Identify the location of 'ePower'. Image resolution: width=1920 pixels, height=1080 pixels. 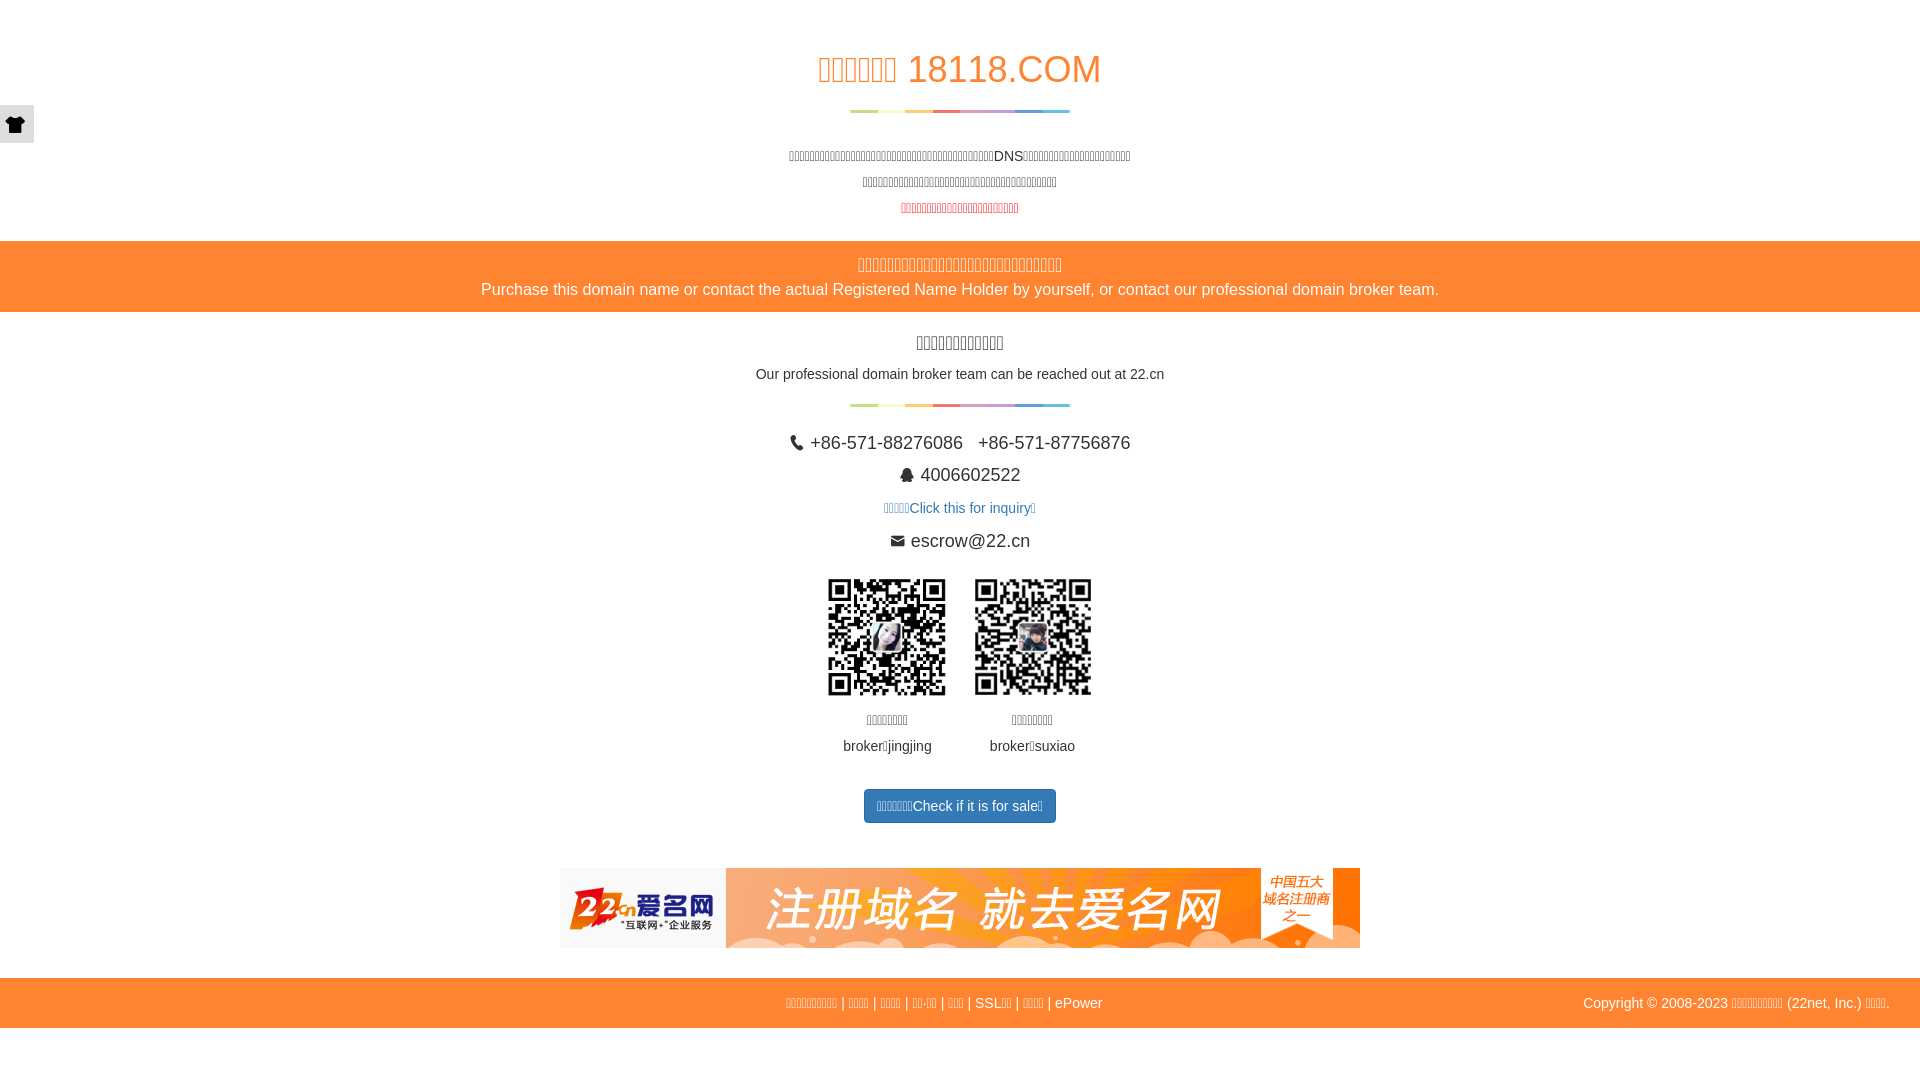
(1077, 1002).